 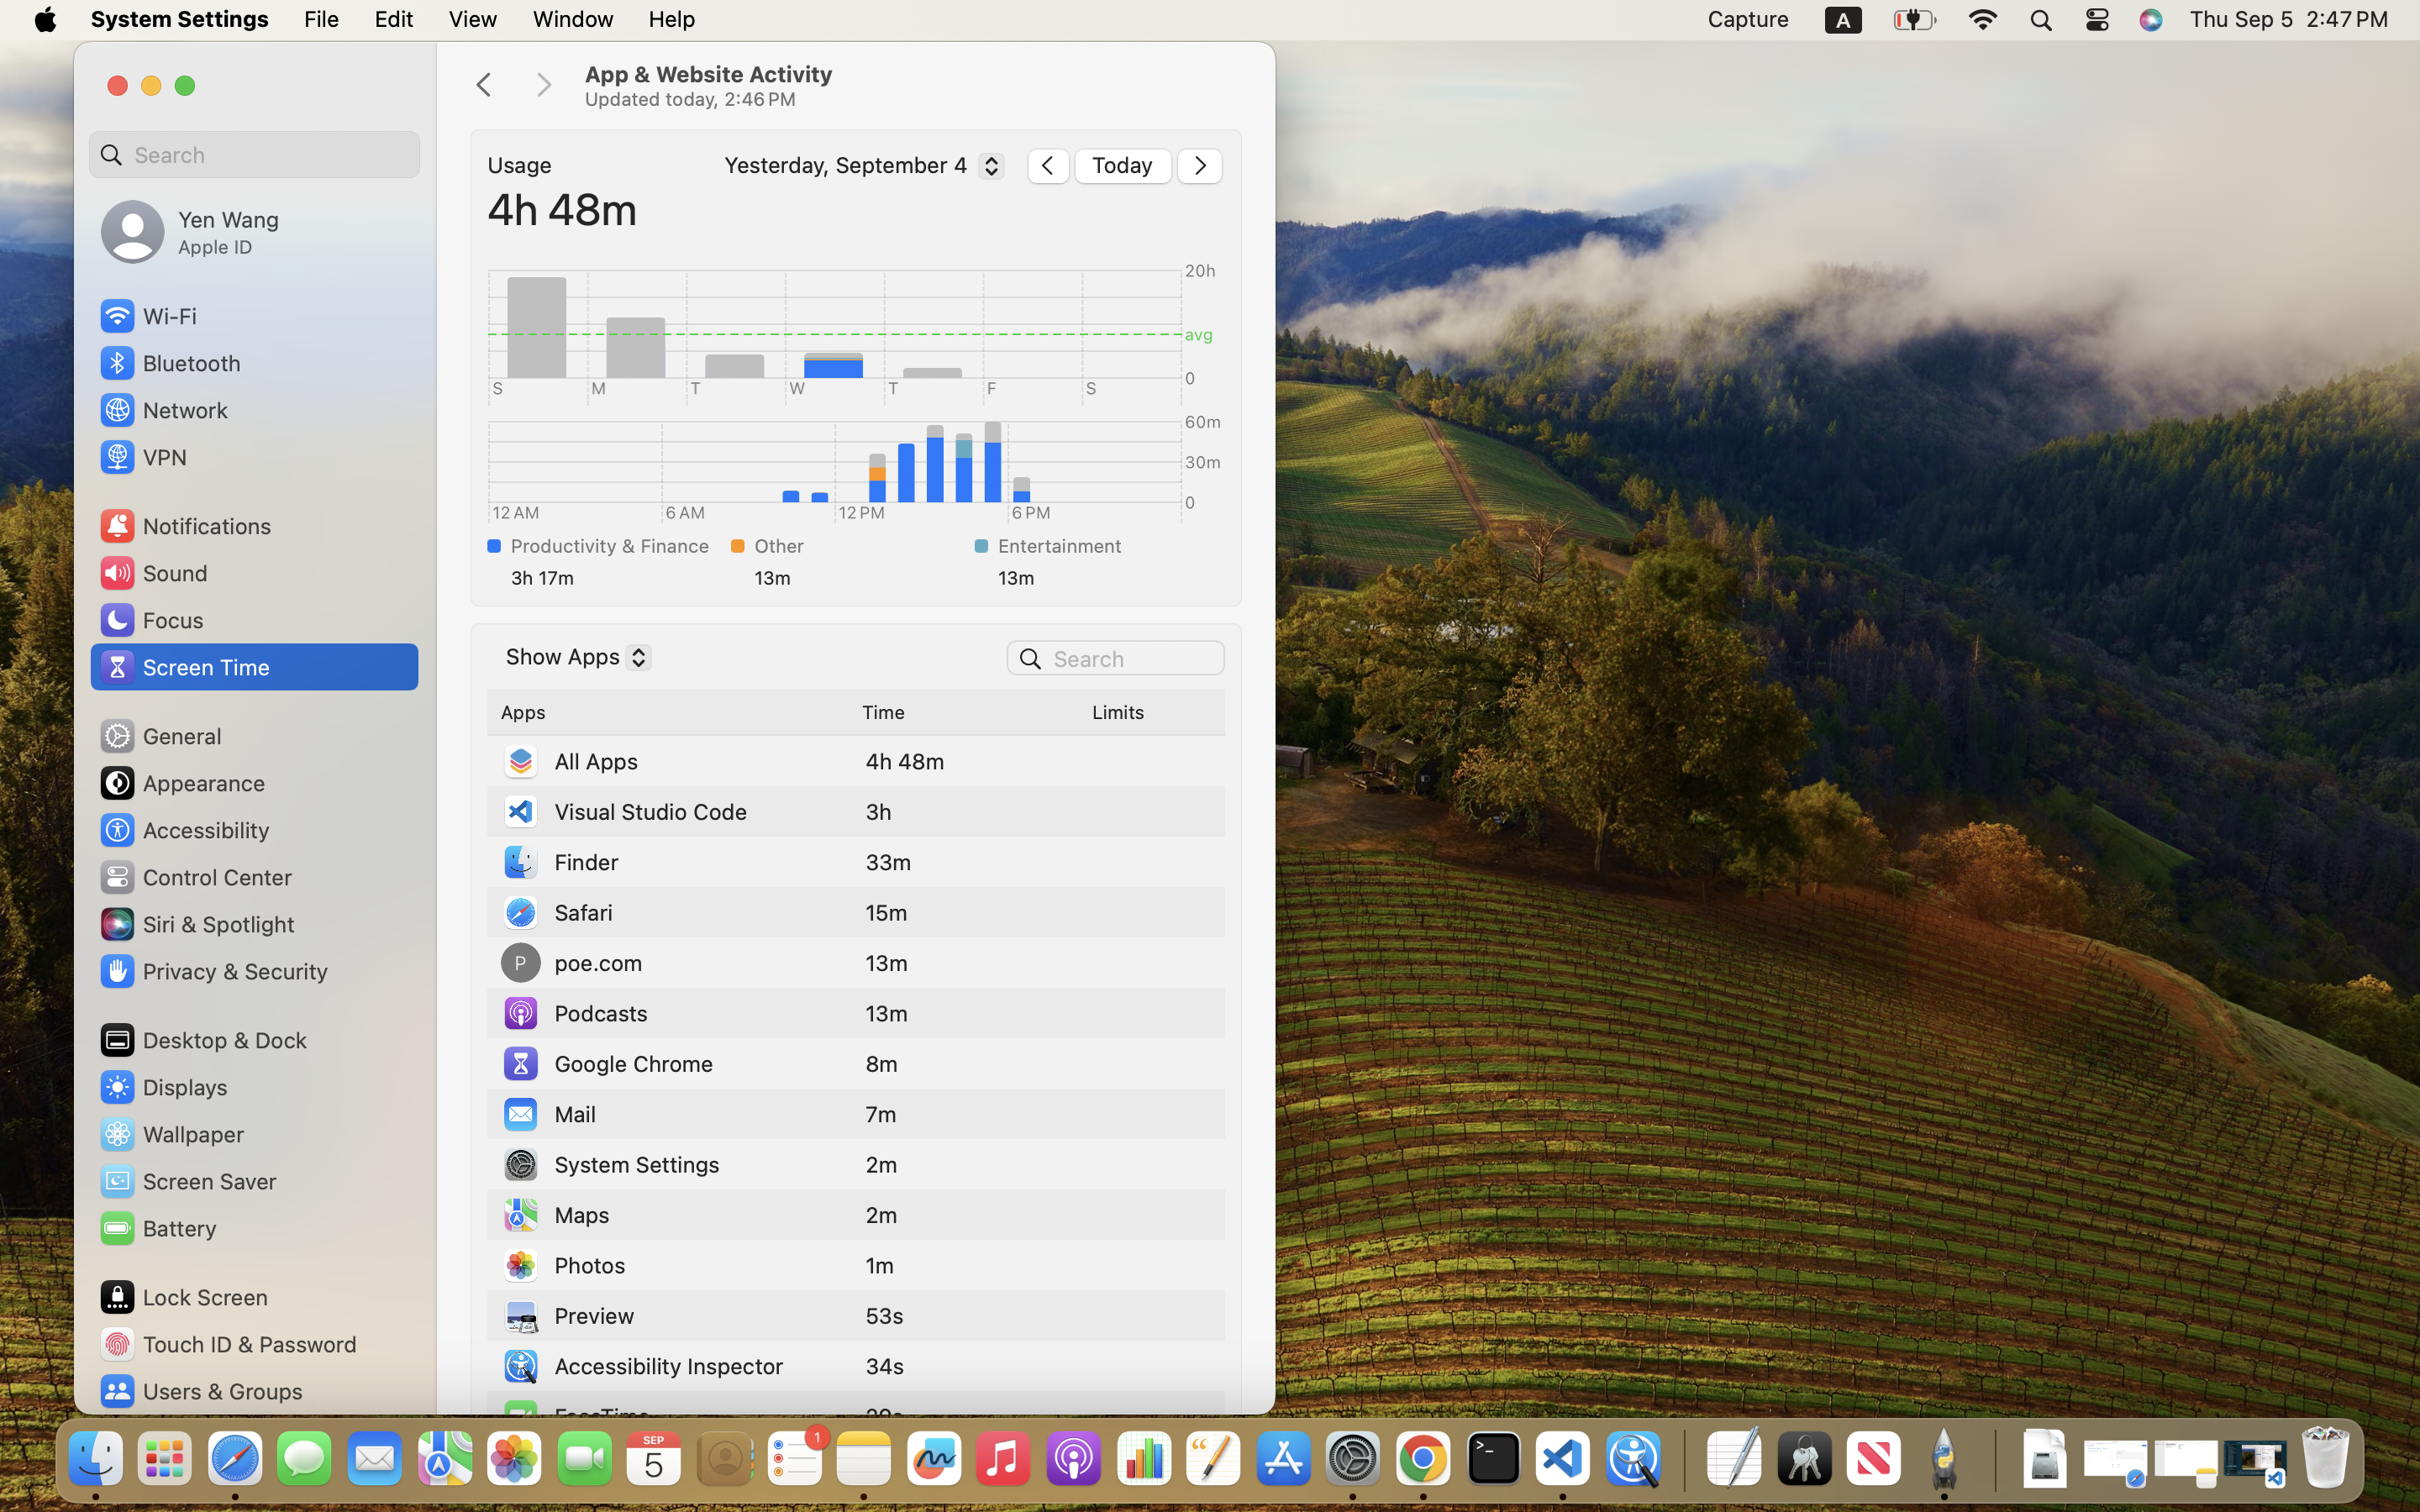 What do you see at coordinates (855, 327) in the screenshot?
I see `'Wednesday'` at bounding box center [855, 327].